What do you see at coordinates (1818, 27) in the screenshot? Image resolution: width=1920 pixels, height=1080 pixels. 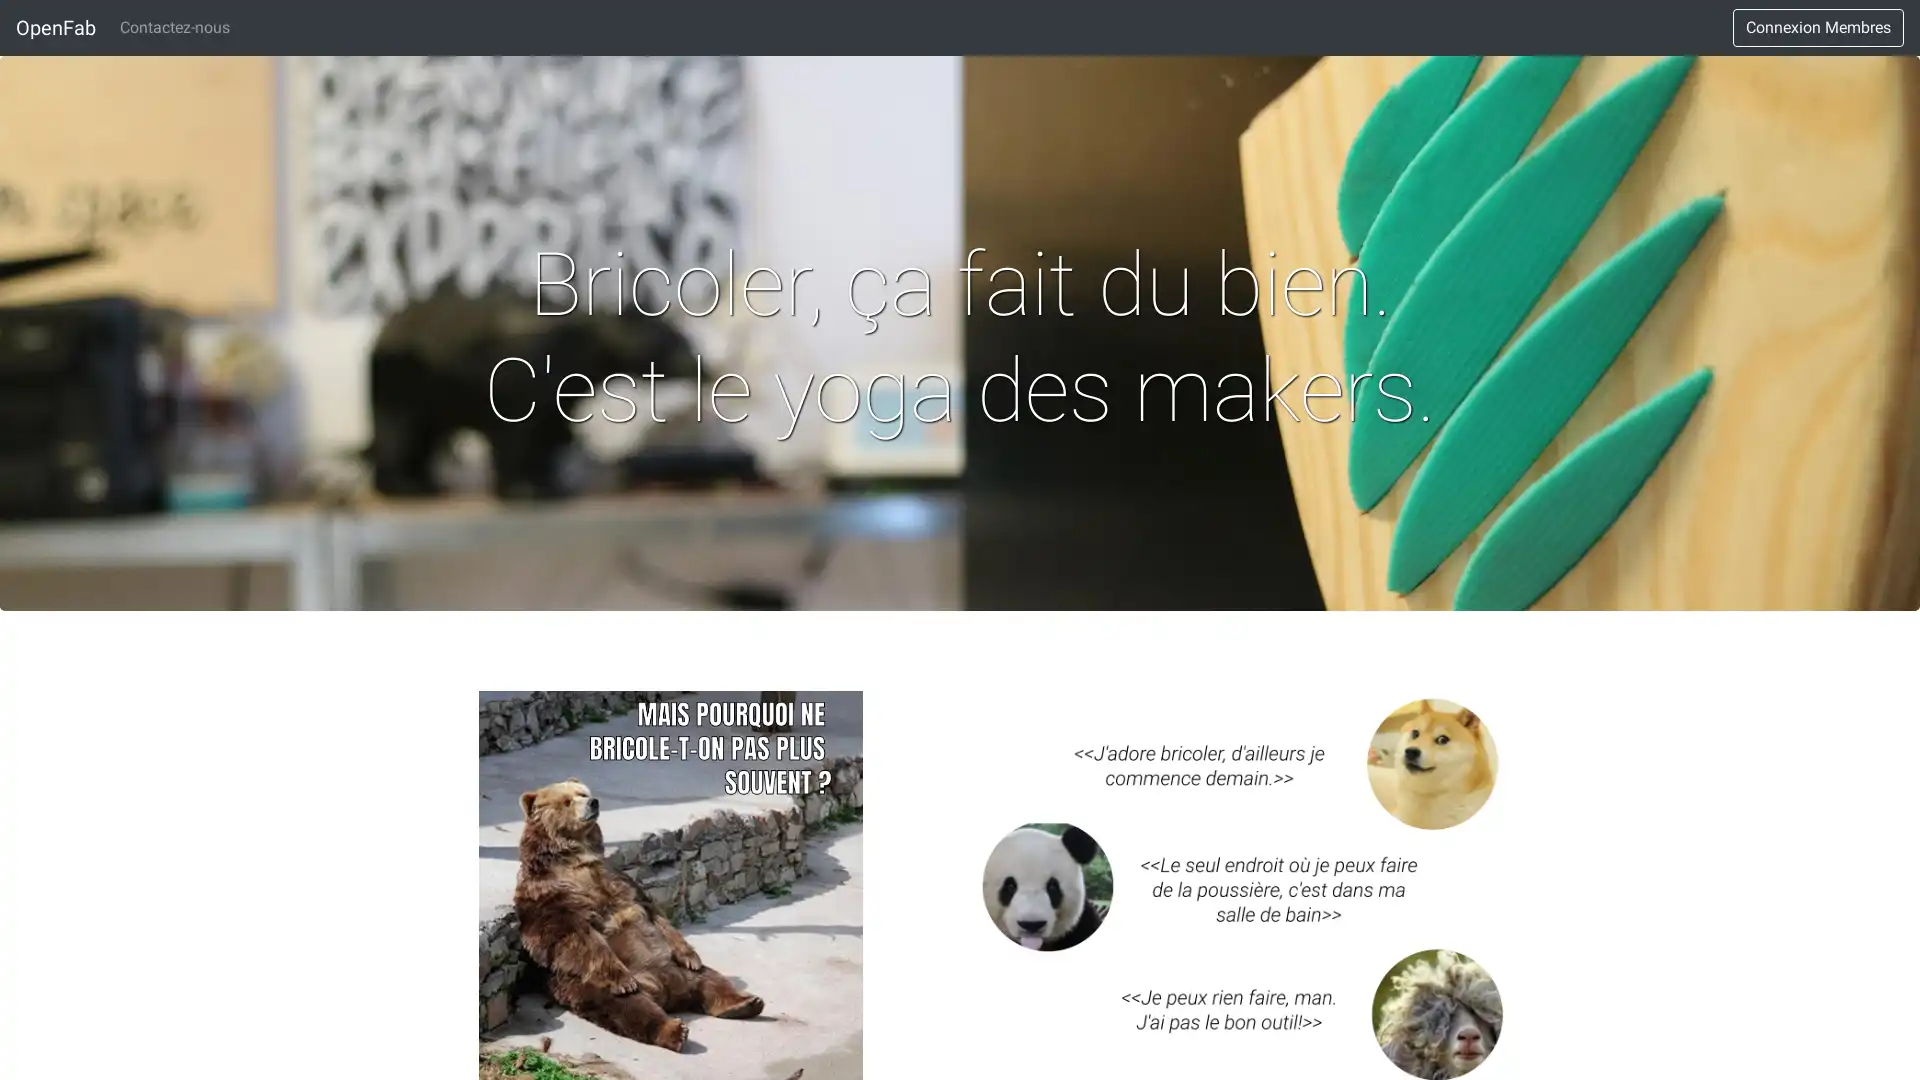 I see `Connexion Membres` at bounding box center [1818, 27].